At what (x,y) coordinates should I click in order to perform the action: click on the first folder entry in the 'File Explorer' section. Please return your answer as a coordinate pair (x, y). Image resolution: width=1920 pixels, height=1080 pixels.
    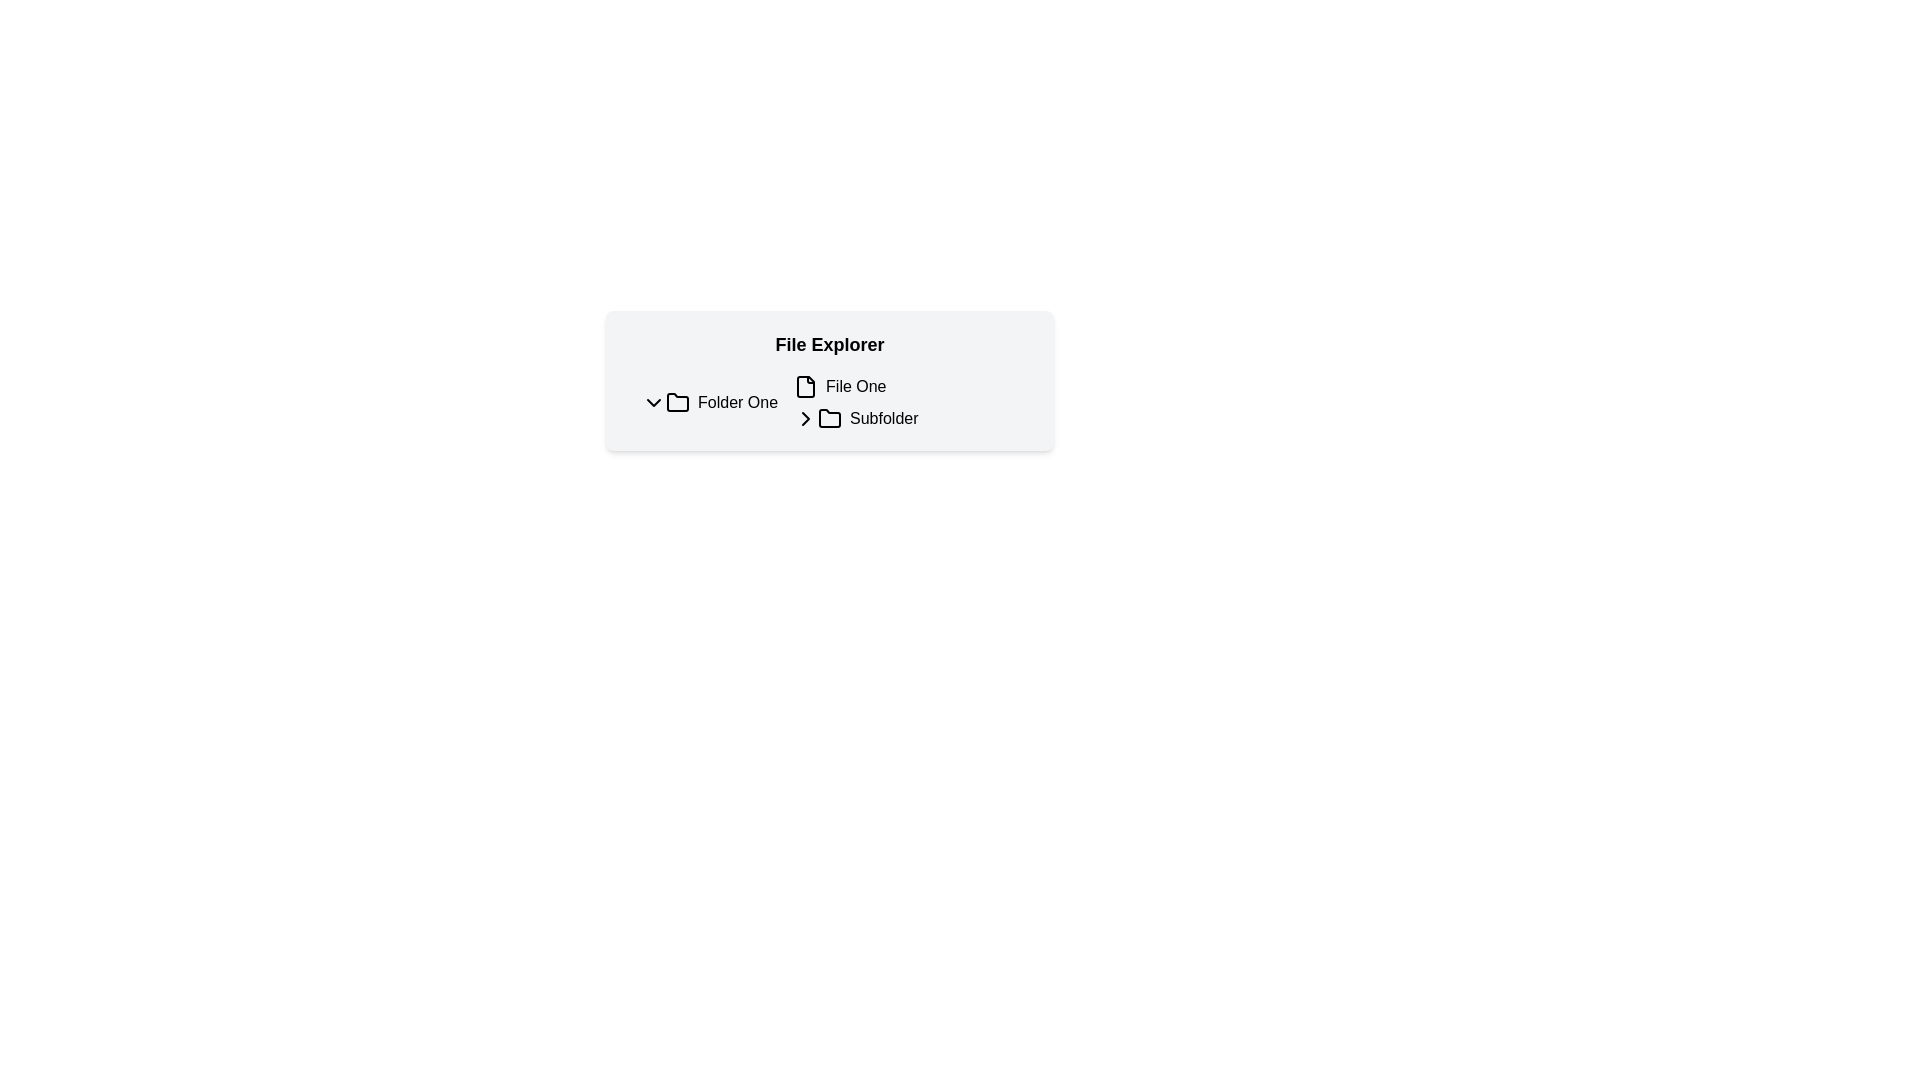
    Looking at the image, I should click on (721, 402).